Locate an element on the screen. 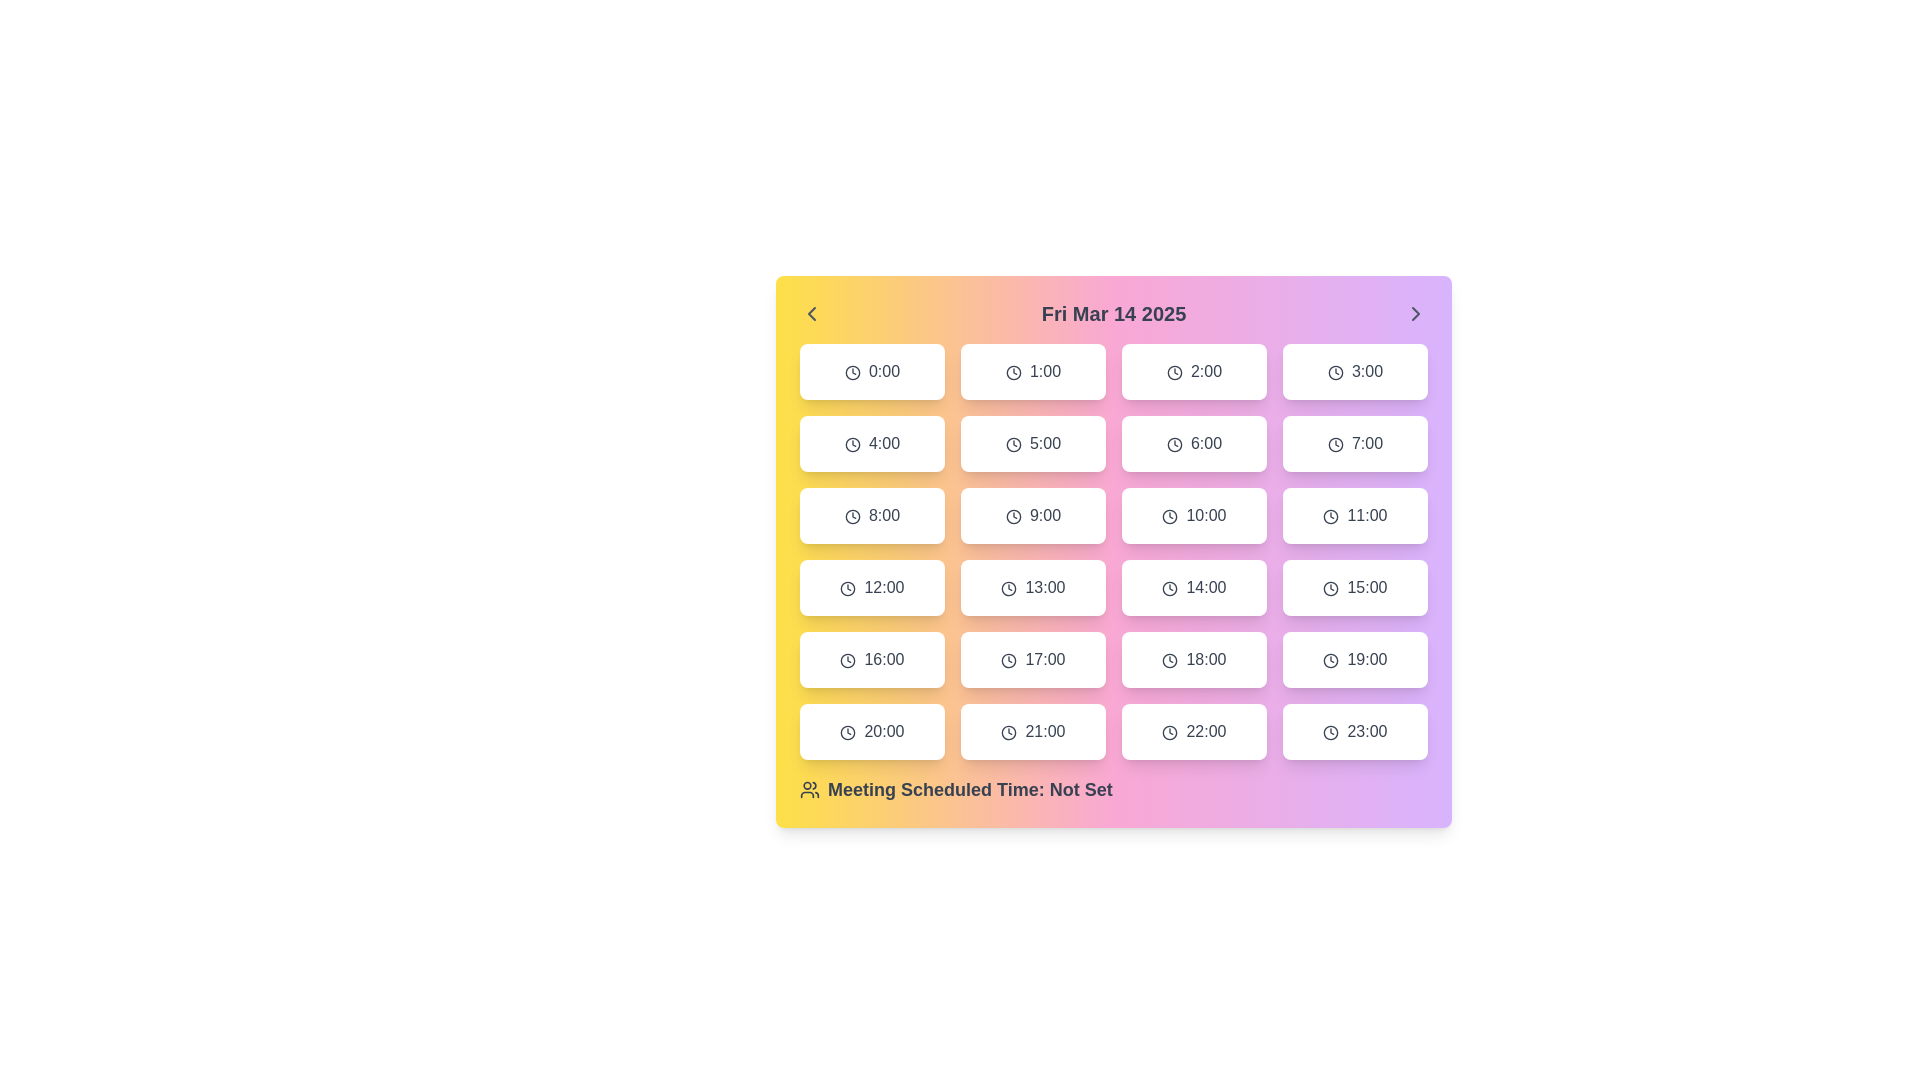  the time slot selection button for '22:00' located in the sixth row, third column of the grid layout is located at coordinates (1194, 732).